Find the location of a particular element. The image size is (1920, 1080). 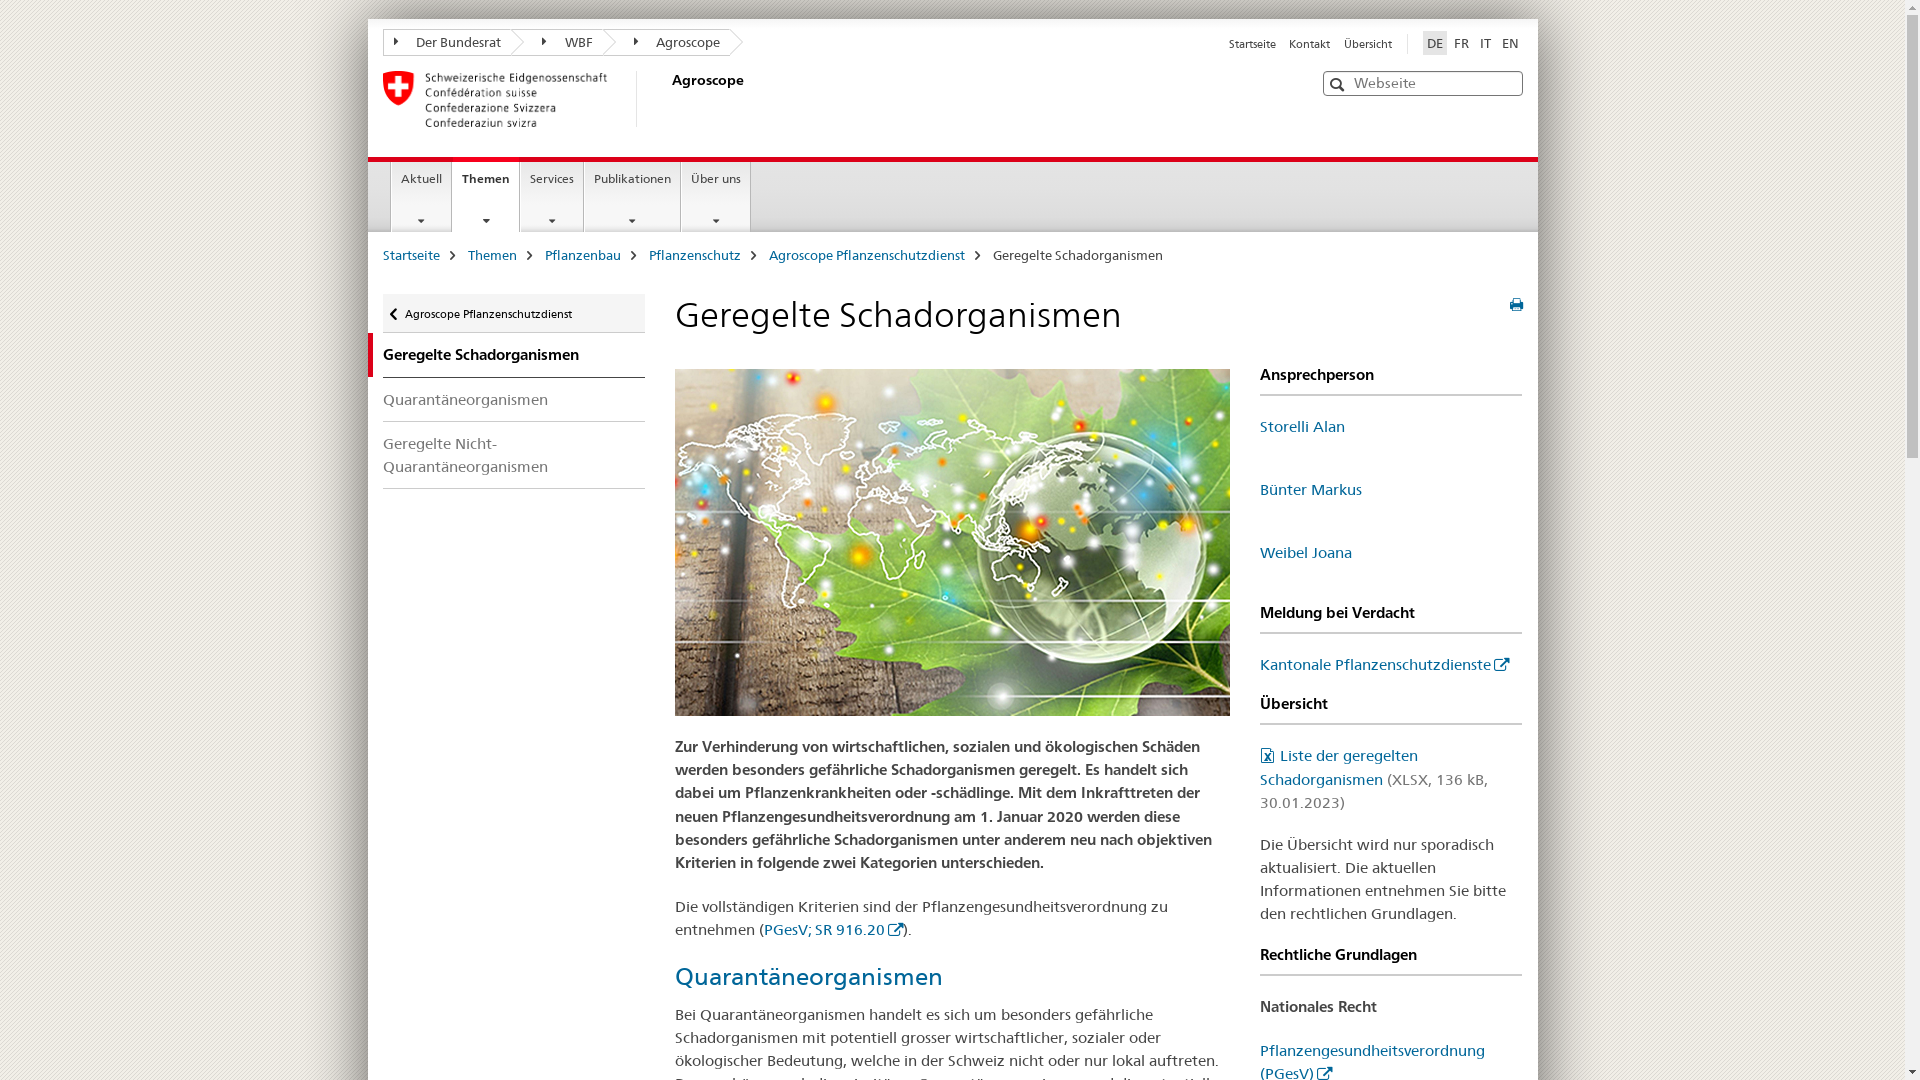

'WBF' is located at coordinates (556, 42).